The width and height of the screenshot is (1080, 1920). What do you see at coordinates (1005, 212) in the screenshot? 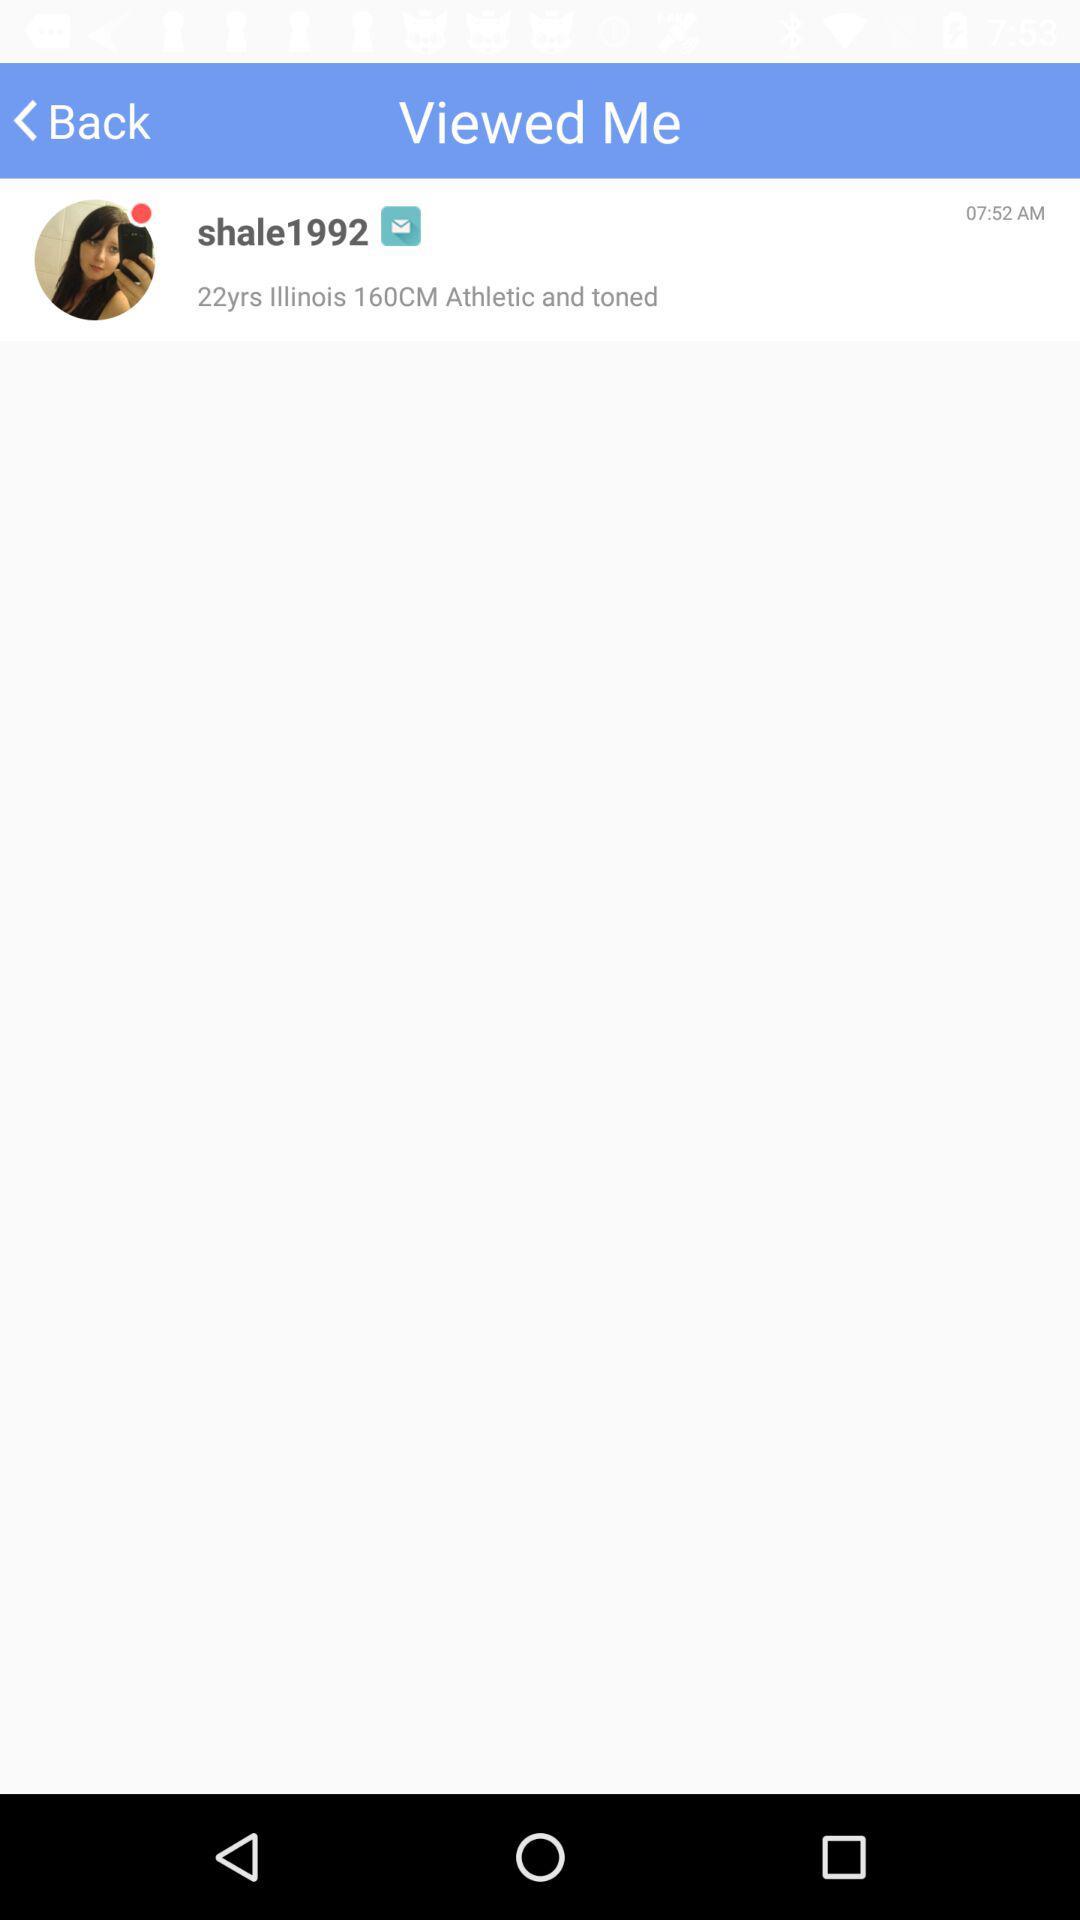
I see `the item at the top right corner` at bounding box center [1005, 212].